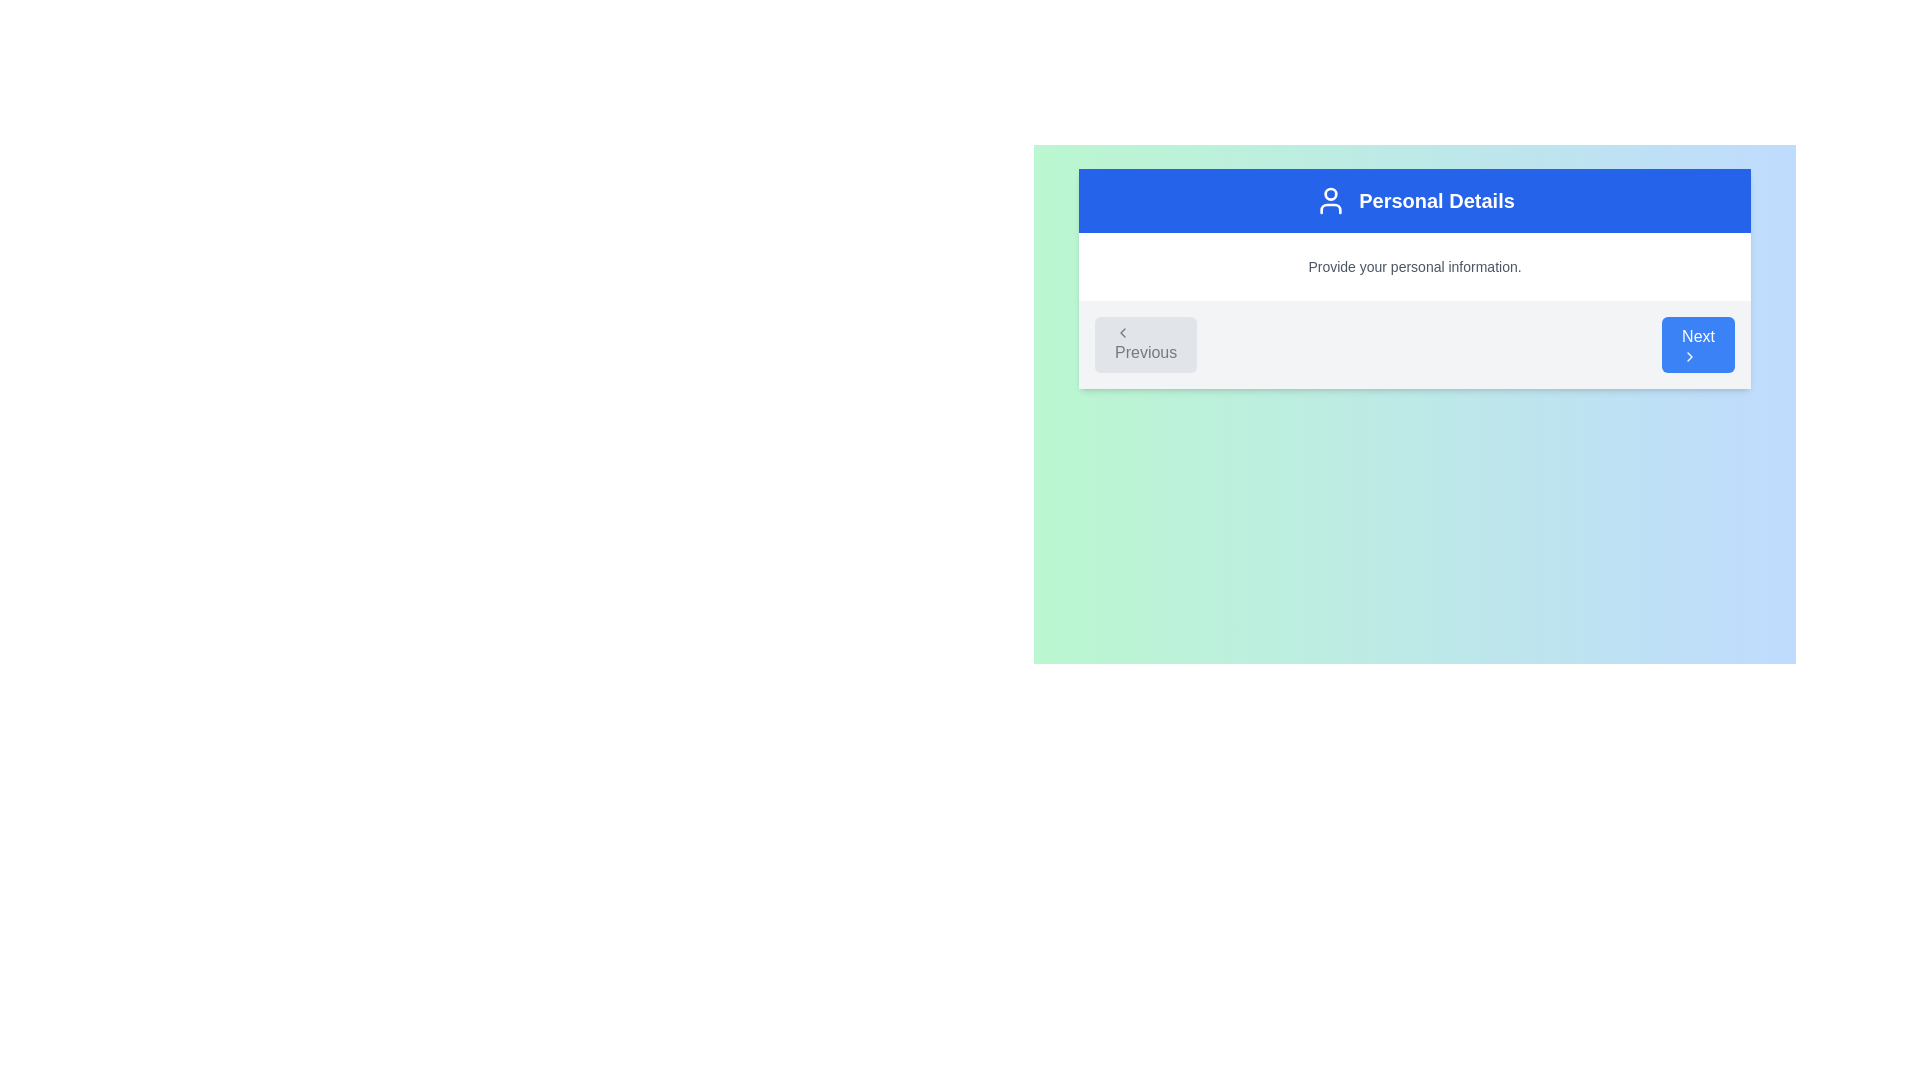  What do you see at coordinates (1331, 200) in the screenshot?
I see `the decorative icon located in the blue header bar to the left of the text 'Personal Details'` at bounding box center [1331, 200].